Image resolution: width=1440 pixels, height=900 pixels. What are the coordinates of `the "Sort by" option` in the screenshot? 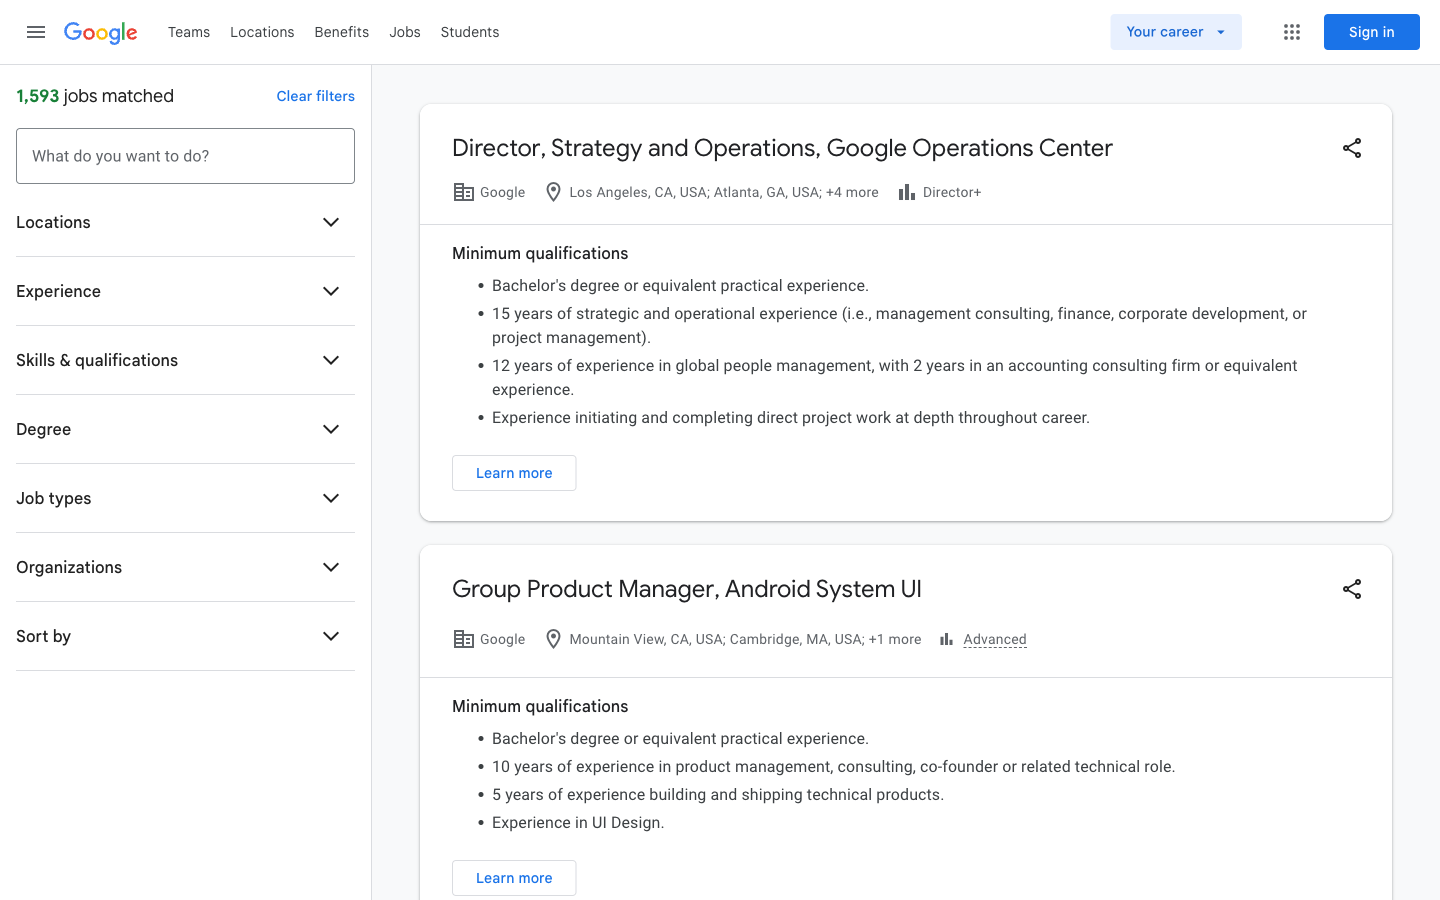 It's located at (331, 636).